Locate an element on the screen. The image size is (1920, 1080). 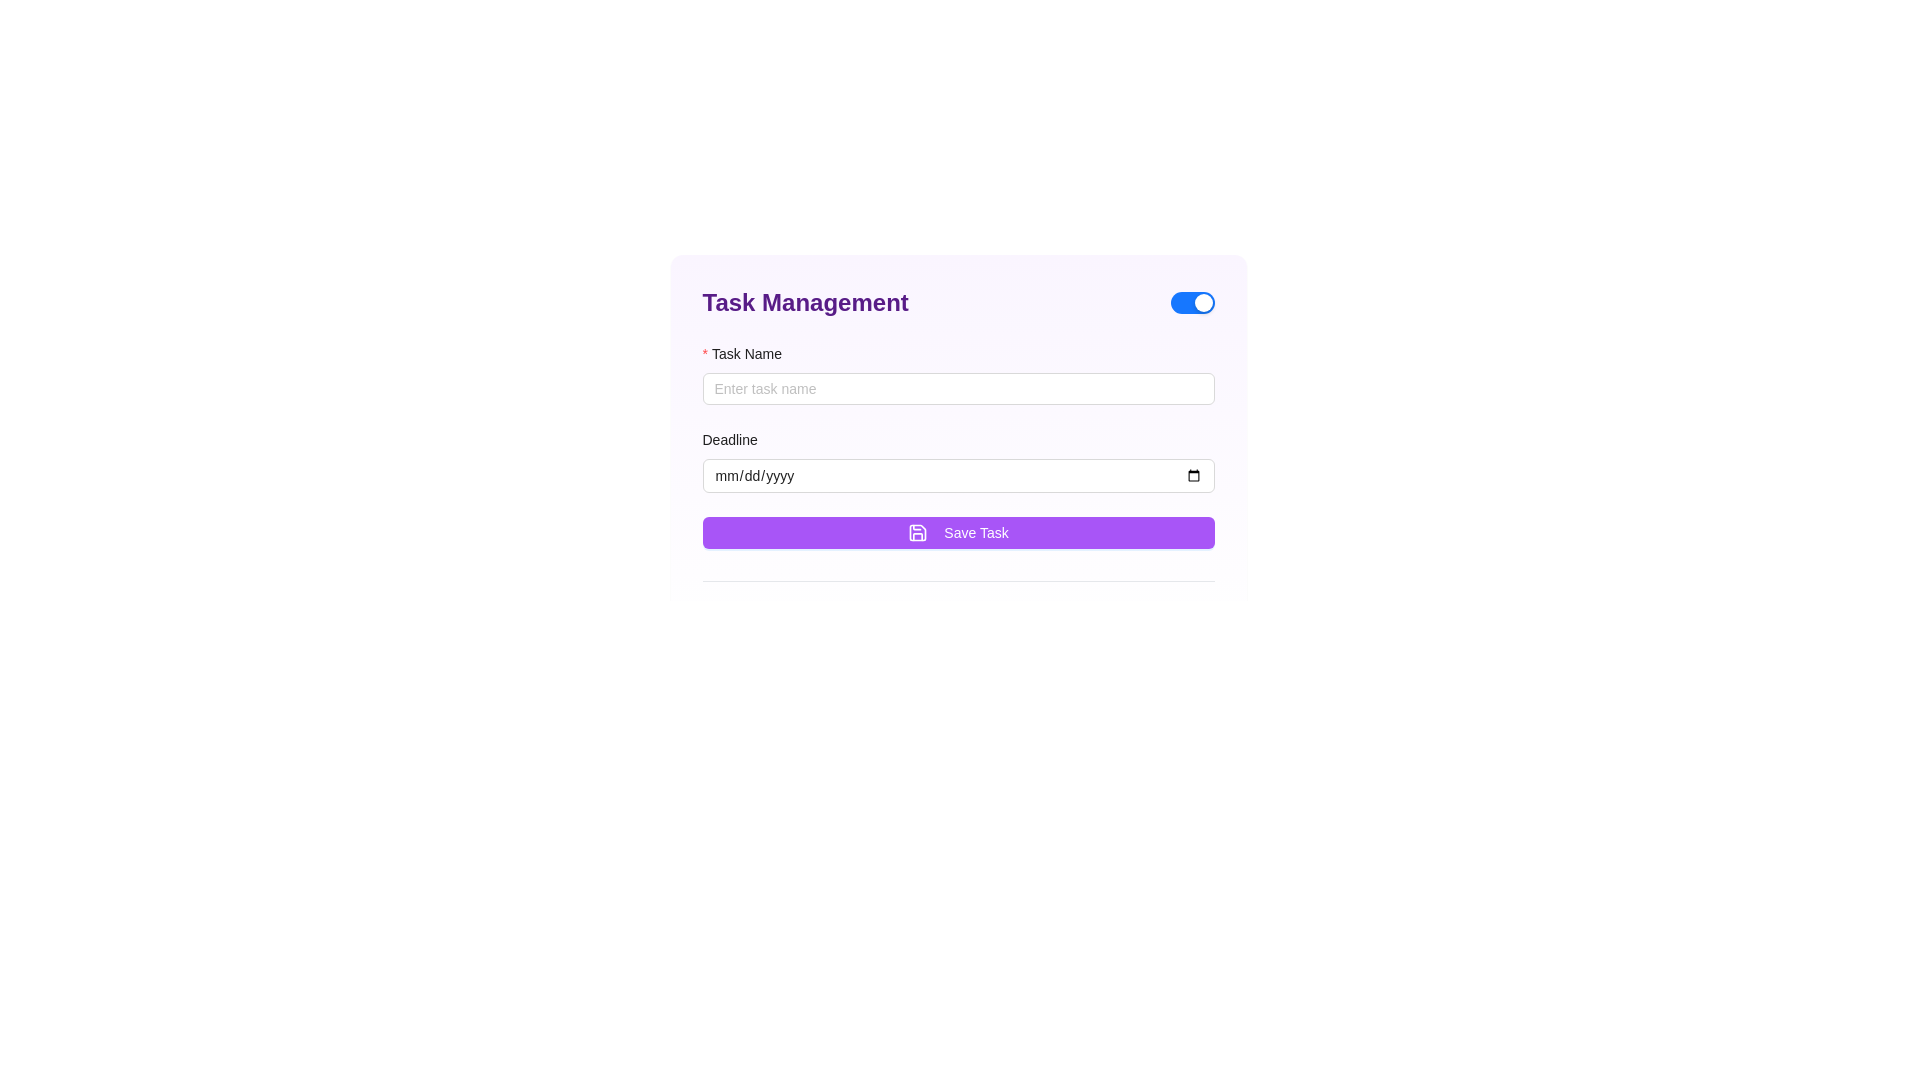
the folder-like icon representing storage or saving functionality, located to the left of the 'Save Task' button is located at coordinates (917, 531).